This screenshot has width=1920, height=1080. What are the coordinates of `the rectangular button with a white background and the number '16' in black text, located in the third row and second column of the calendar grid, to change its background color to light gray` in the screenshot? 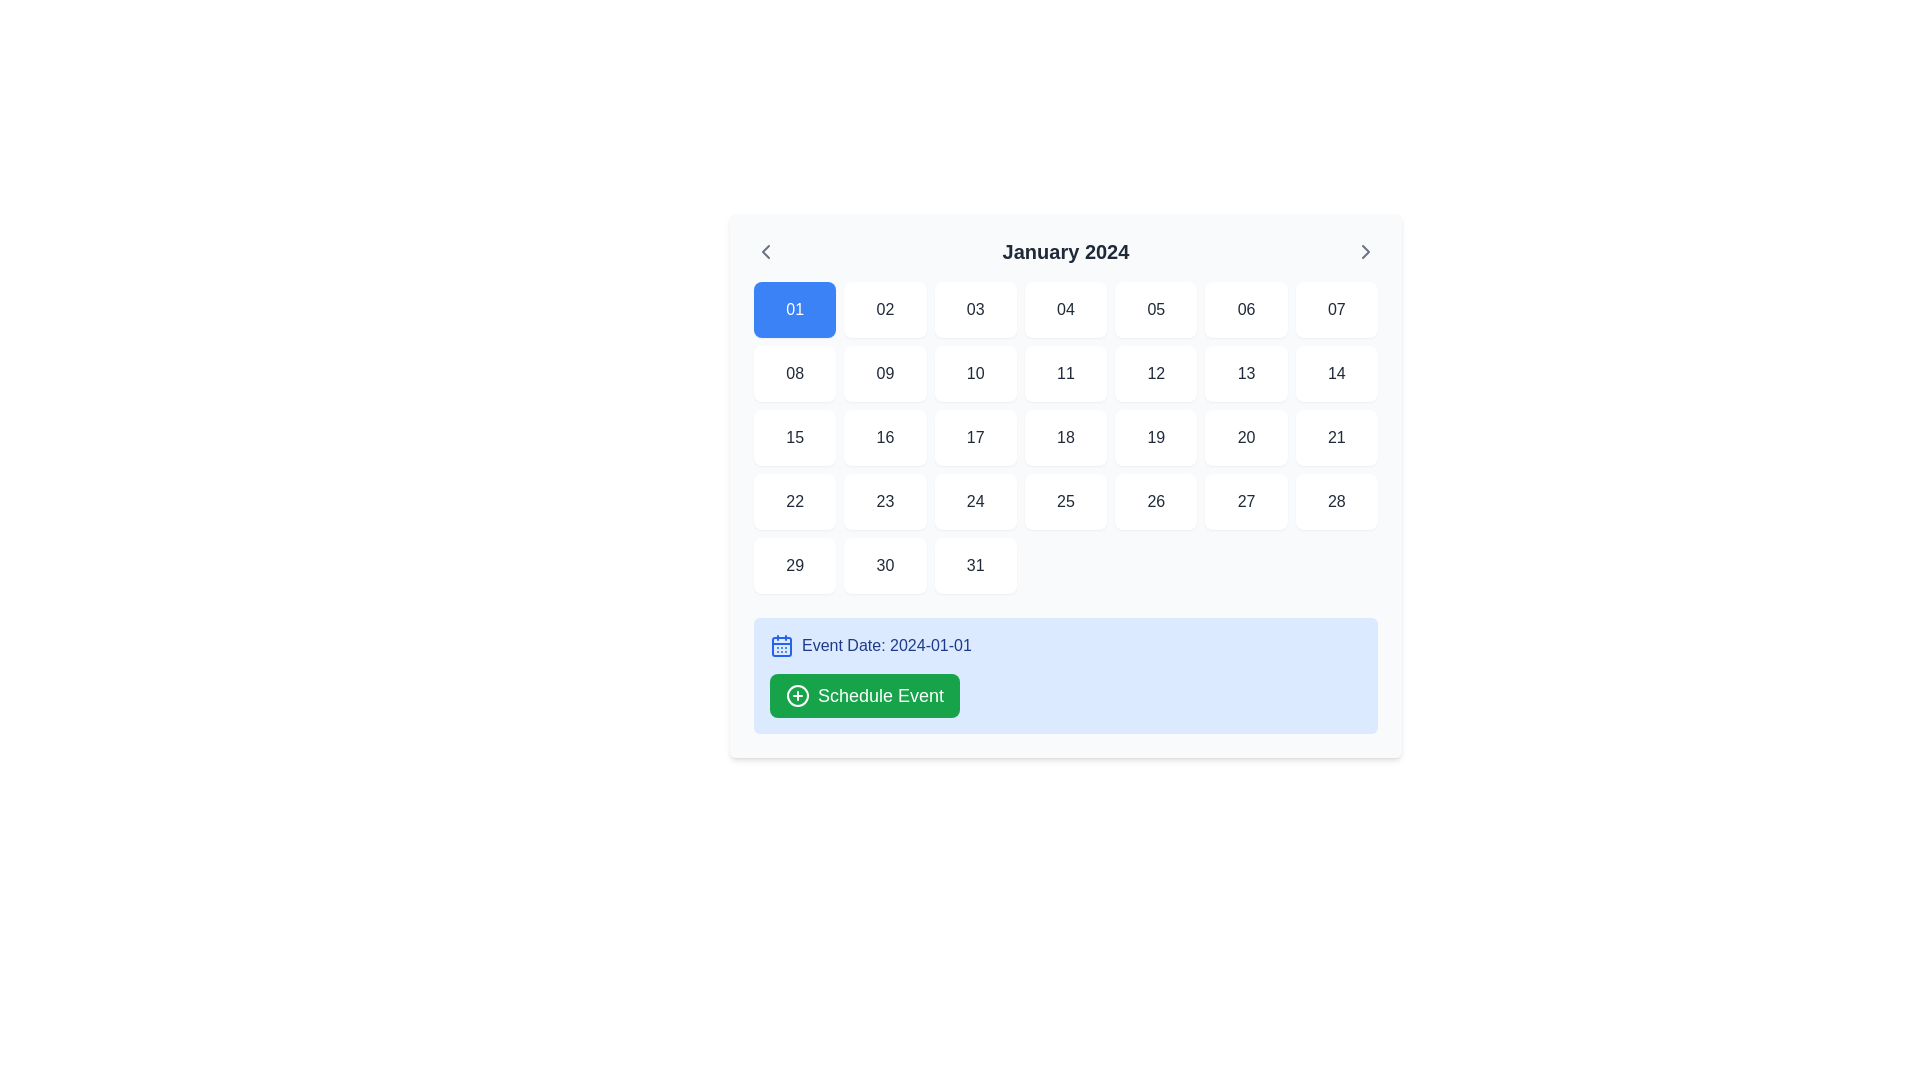 It's located at (884, 437).